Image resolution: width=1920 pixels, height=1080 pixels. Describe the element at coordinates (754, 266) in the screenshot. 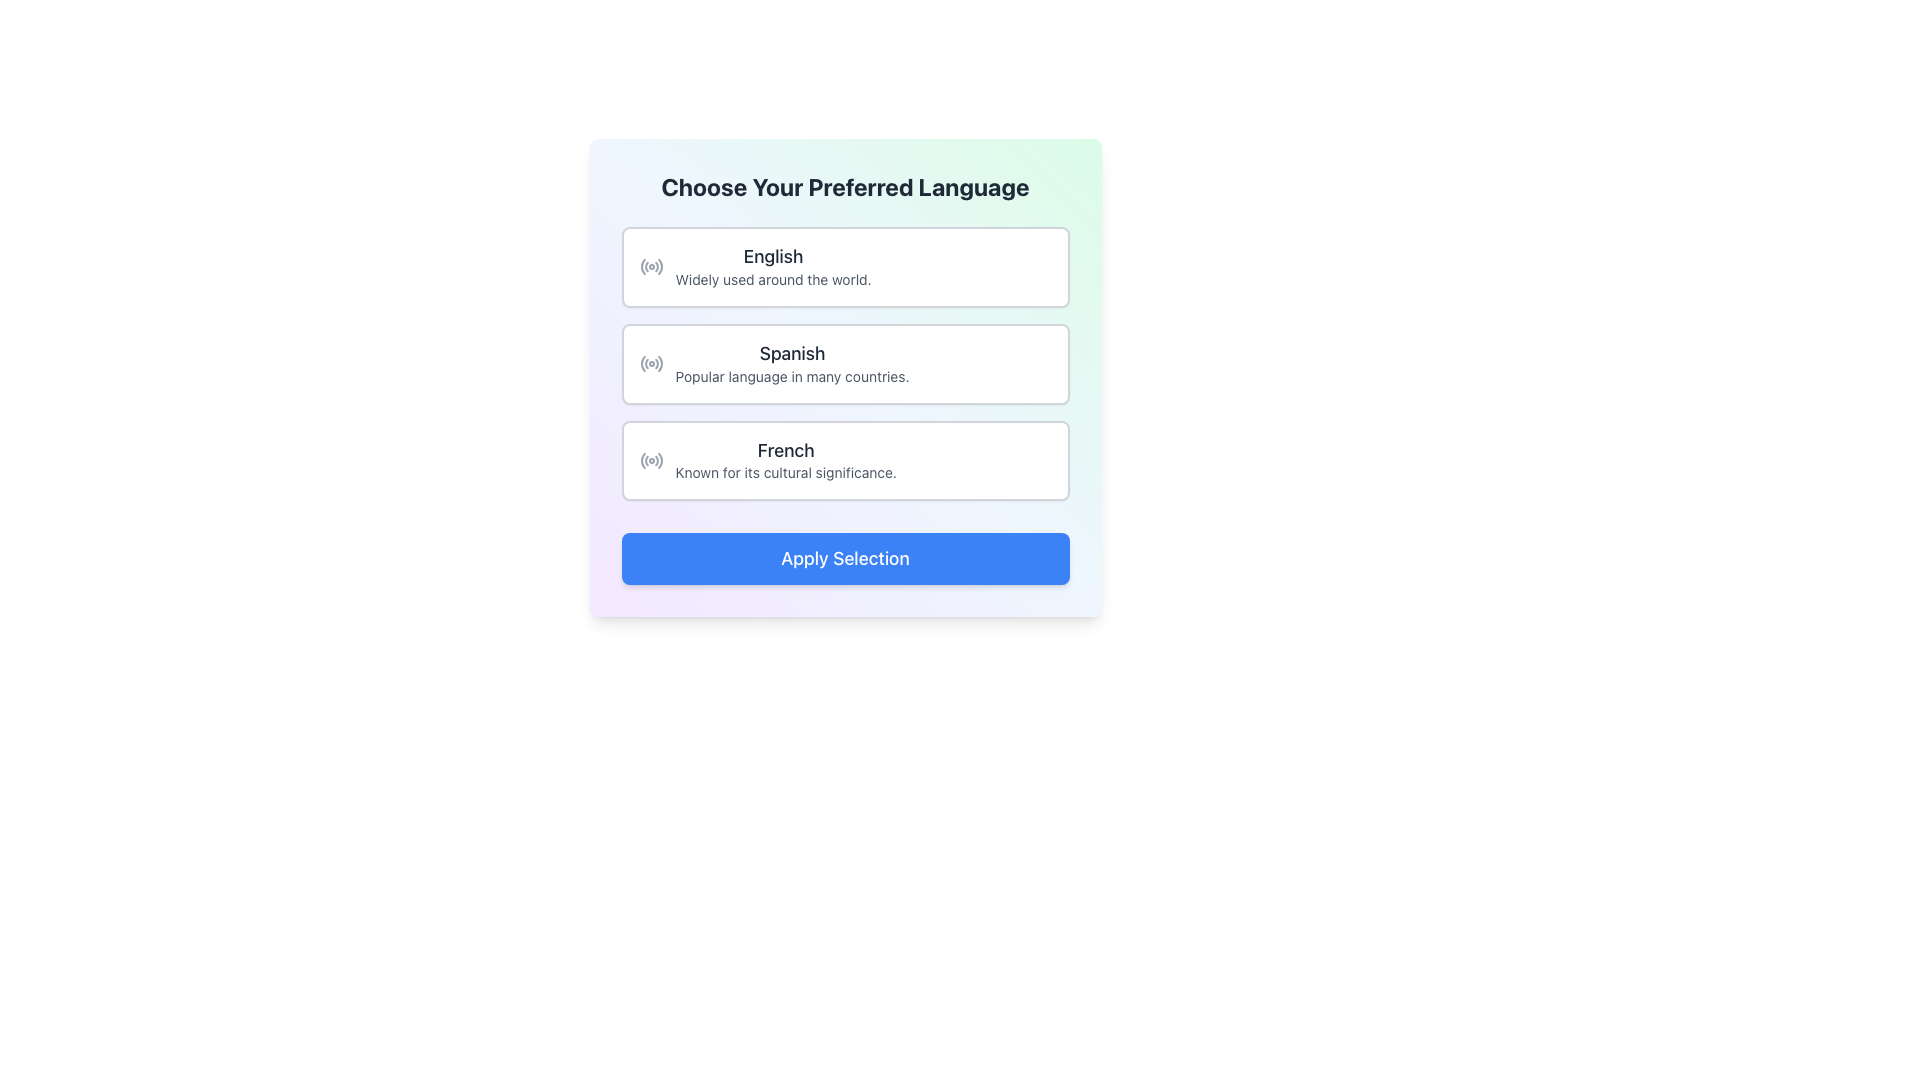

I see `the selectable option for 'English' language at the top of the language options list for keyboard navigation` at that location.